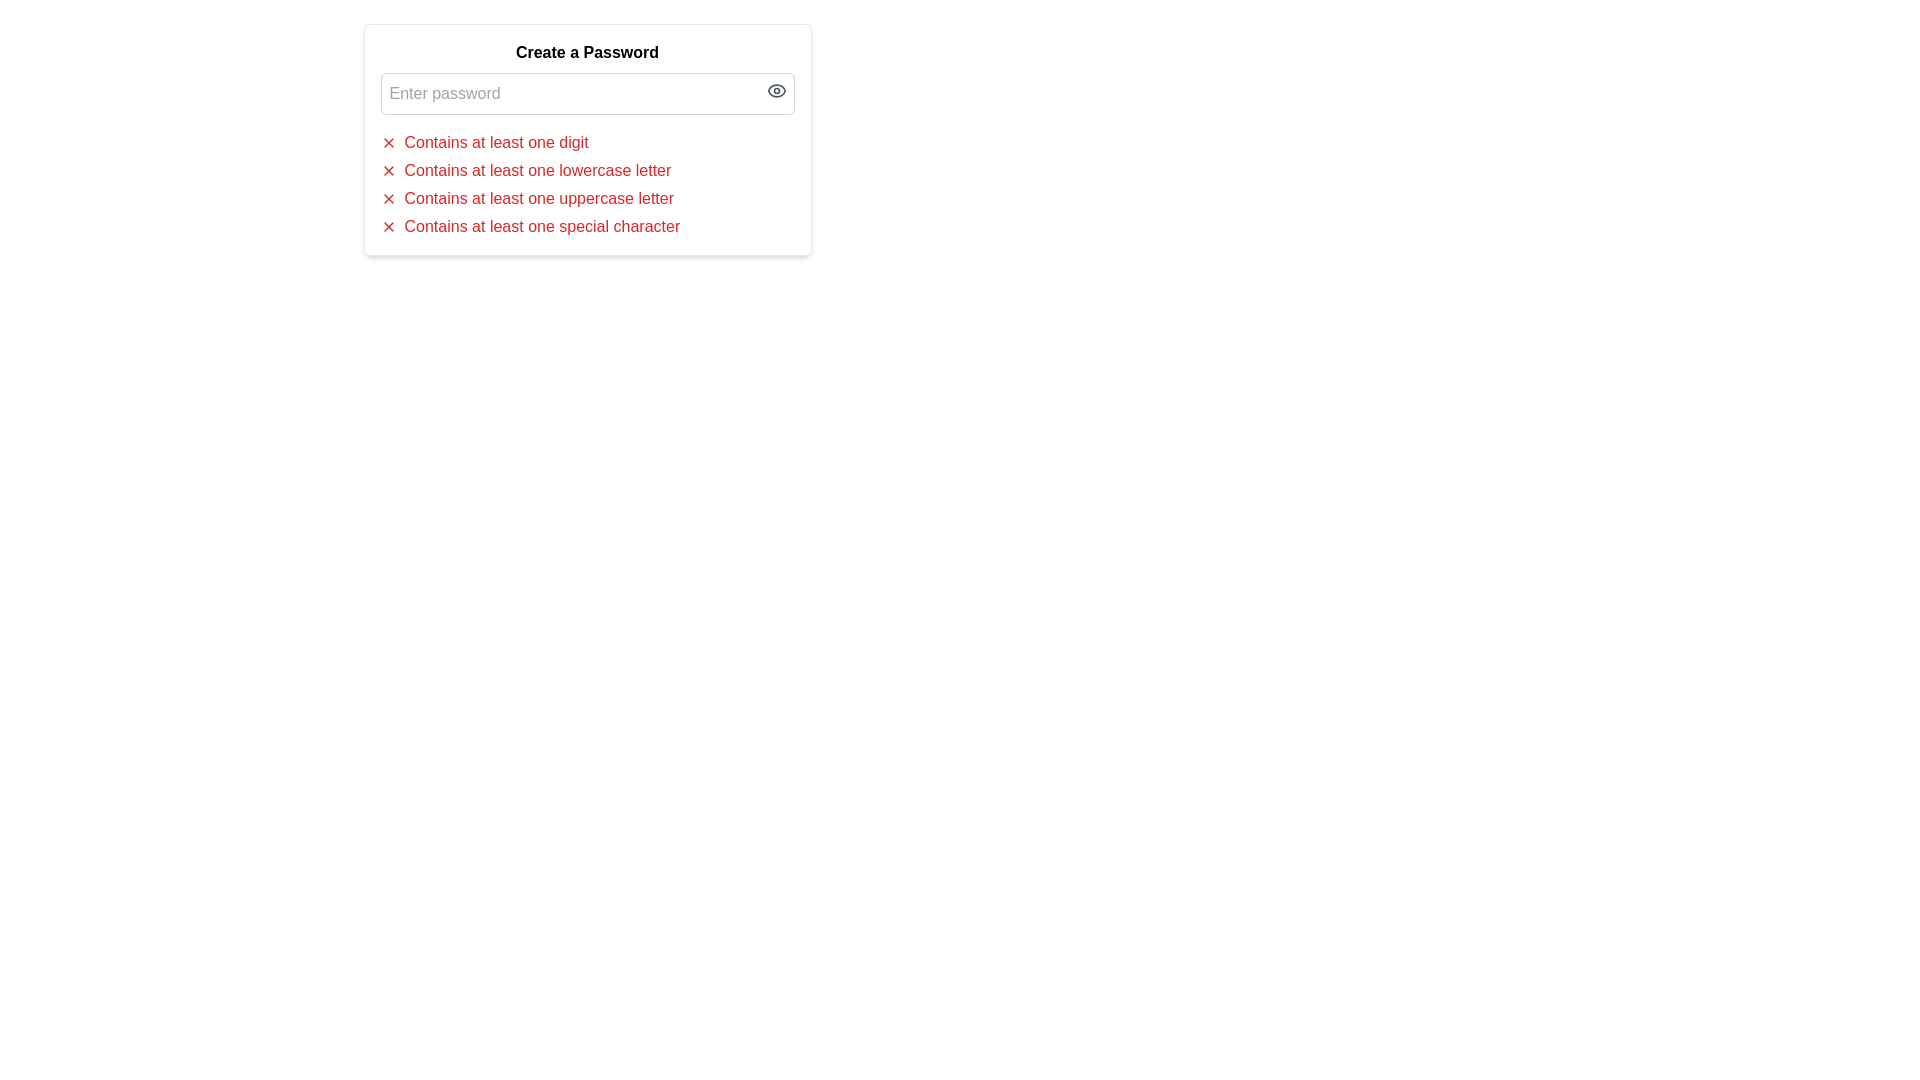  I want to click on the small 'X' icon that indicates the criterion for containing at least one uppercase letter in the password validation section, so click(388, 199).